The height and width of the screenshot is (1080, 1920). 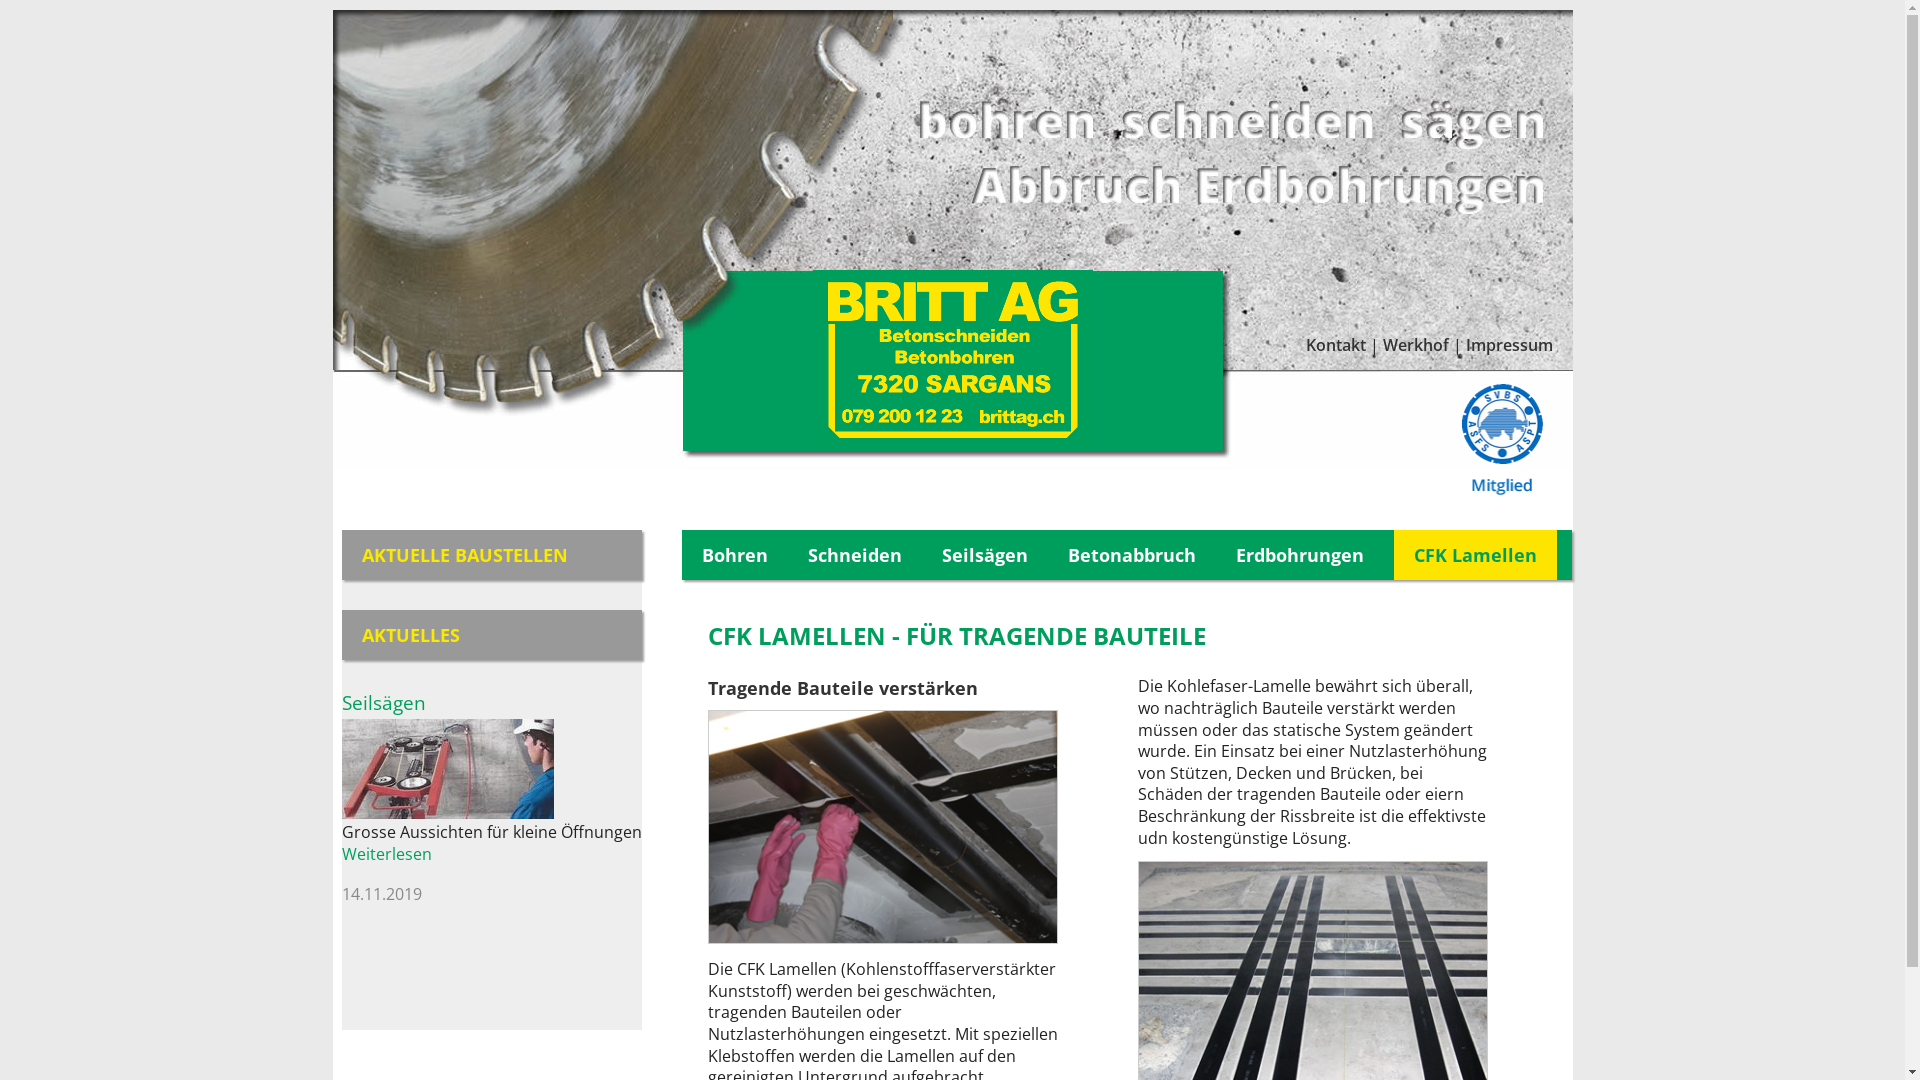 I want to click on 'Schneiden', so click(x=854, y=555).